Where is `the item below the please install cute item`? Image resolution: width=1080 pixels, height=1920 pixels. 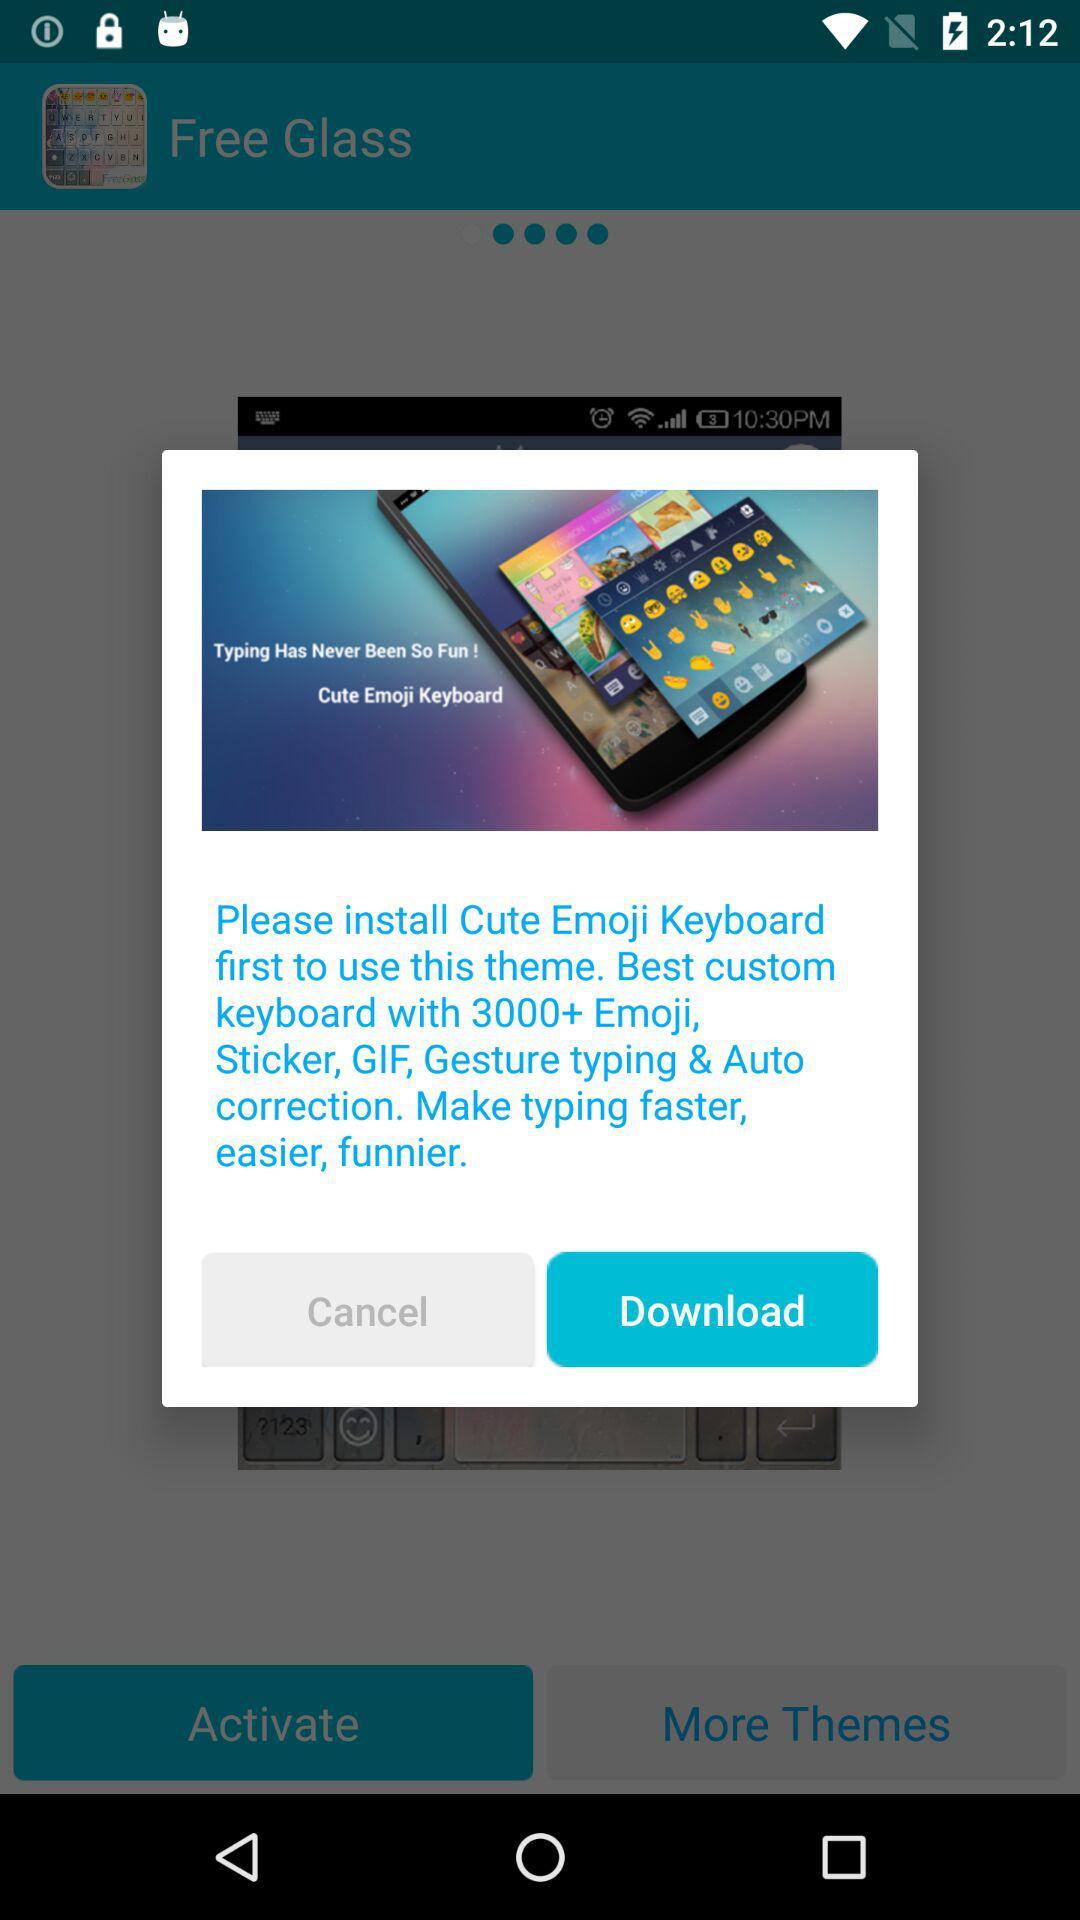
the item below the please install cute item is located at coordinates (711, 1309).